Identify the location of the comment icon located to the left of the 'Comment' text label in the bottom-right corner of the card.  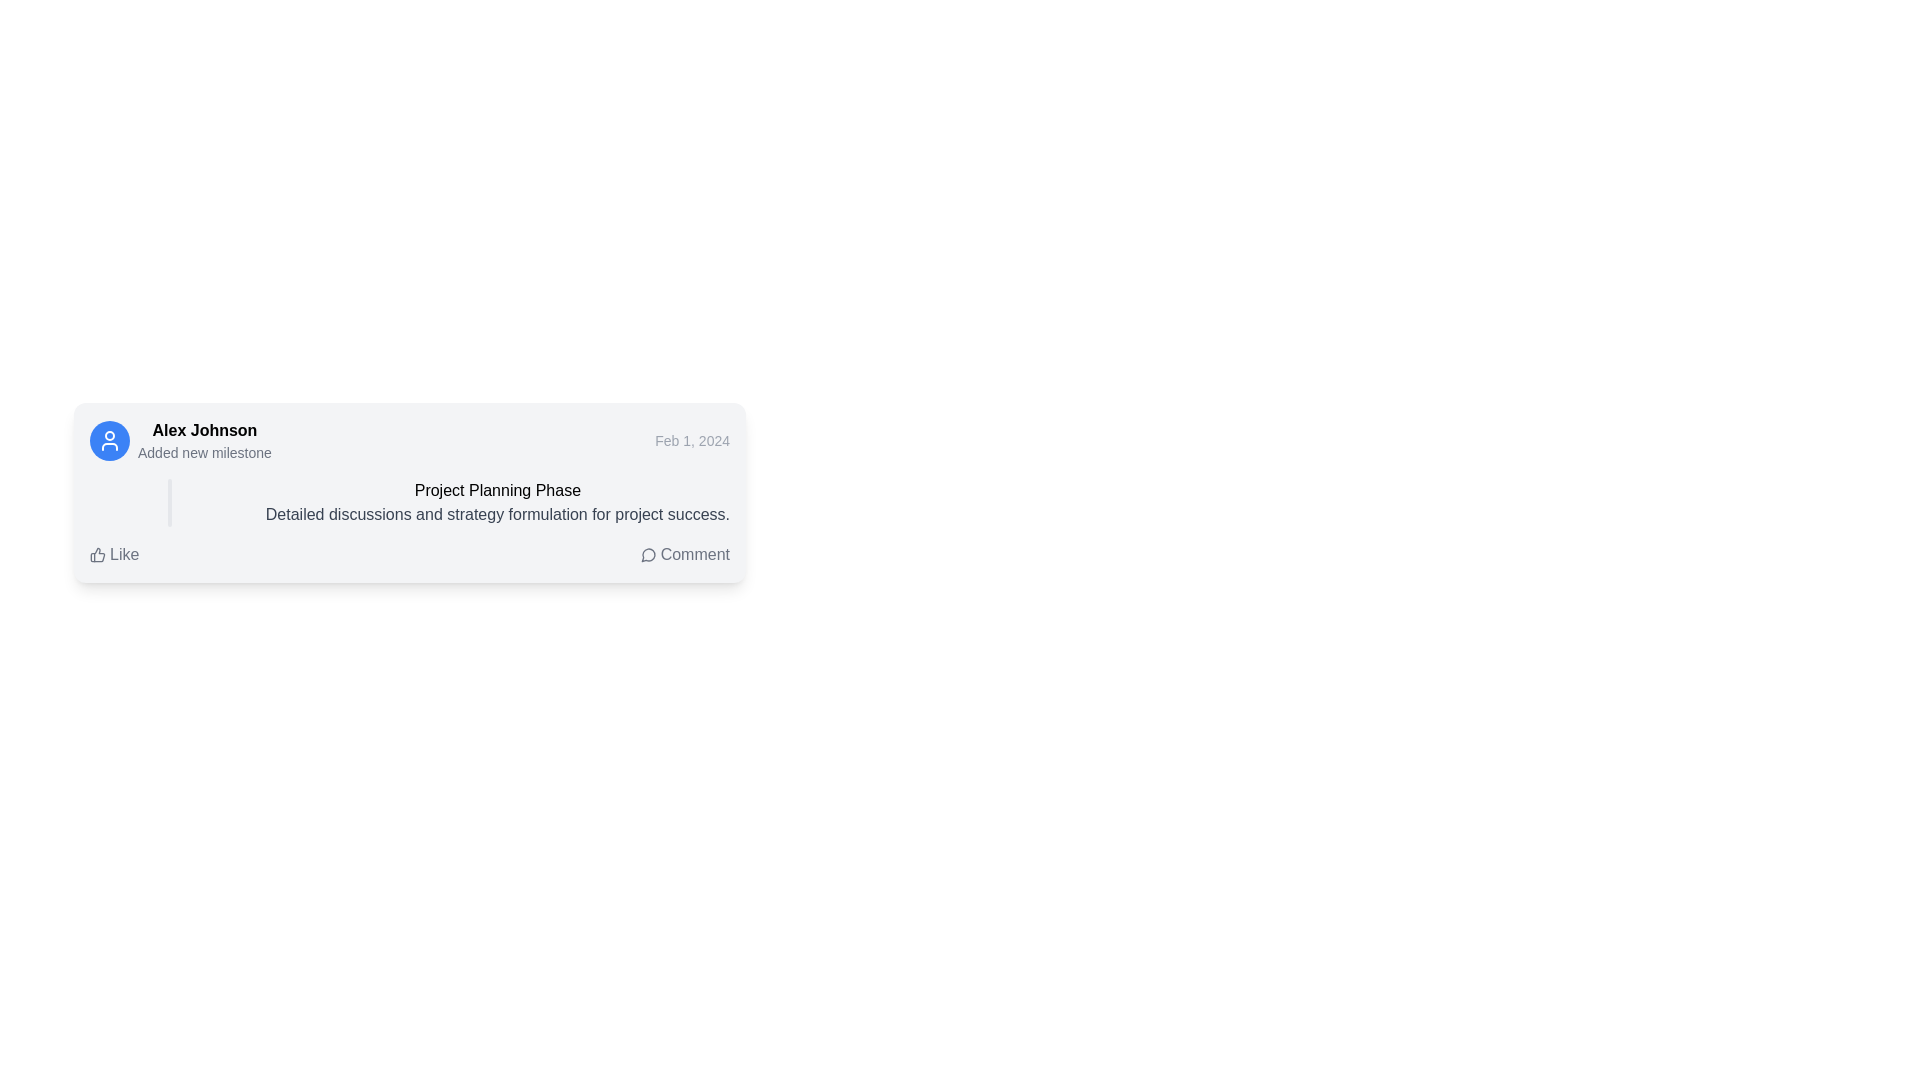
(648, 555).